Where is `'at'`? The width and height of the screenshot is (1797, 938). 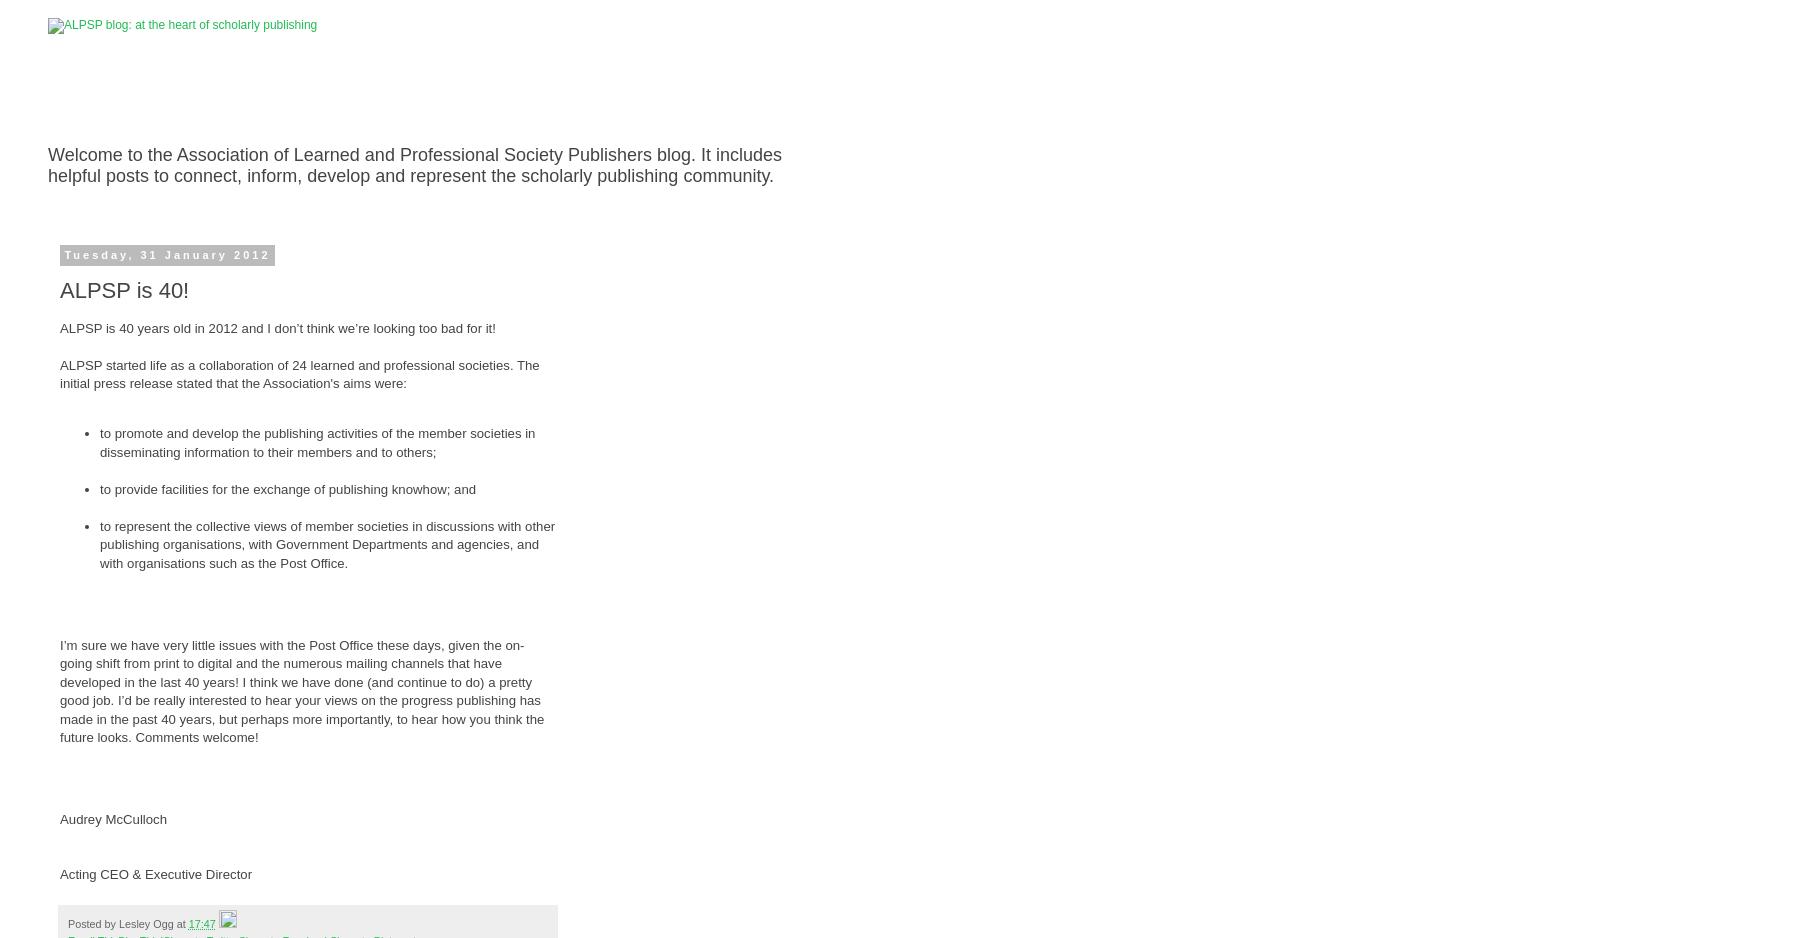 'at' is located at coordinates (174, 921).